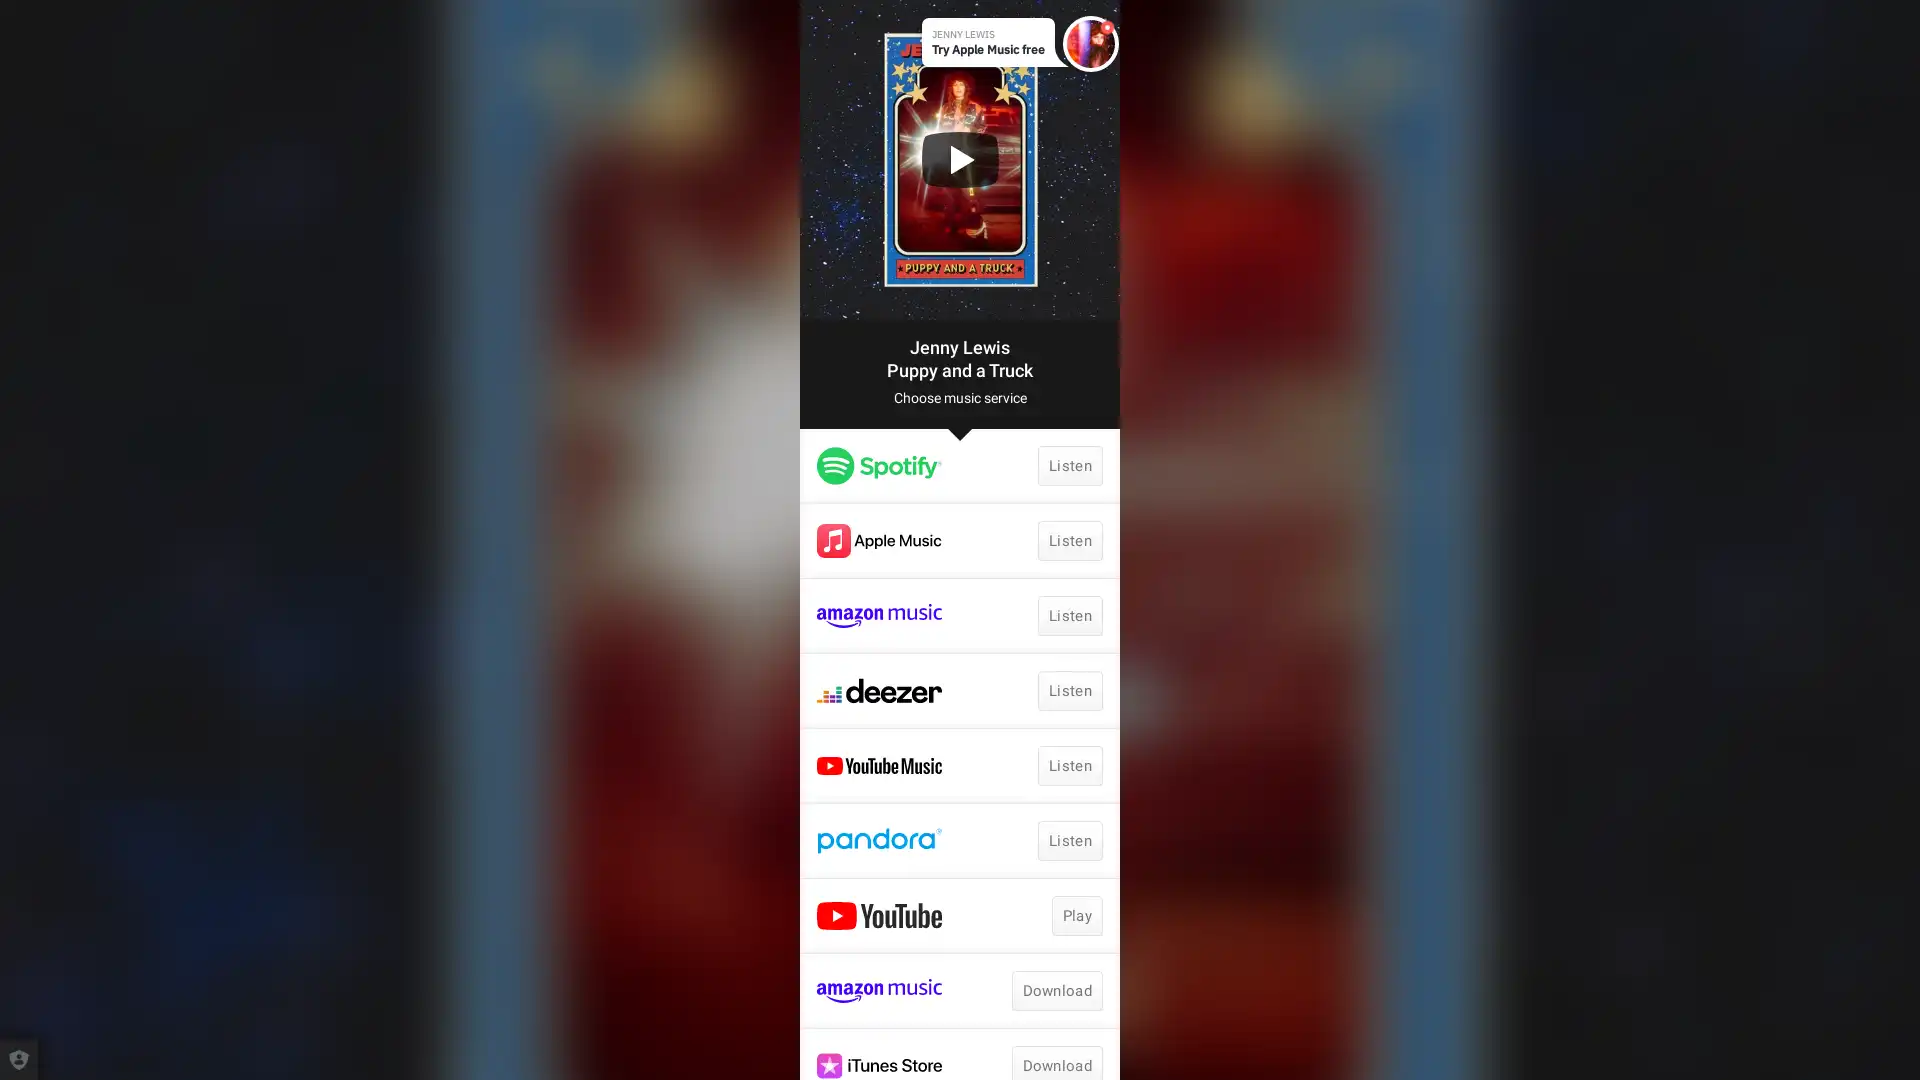 The image size is (1920, 1080). What do you see at coordinates (1069, 765) in the screenshot?
I see `Listen` at bounding box center [1069, 765].